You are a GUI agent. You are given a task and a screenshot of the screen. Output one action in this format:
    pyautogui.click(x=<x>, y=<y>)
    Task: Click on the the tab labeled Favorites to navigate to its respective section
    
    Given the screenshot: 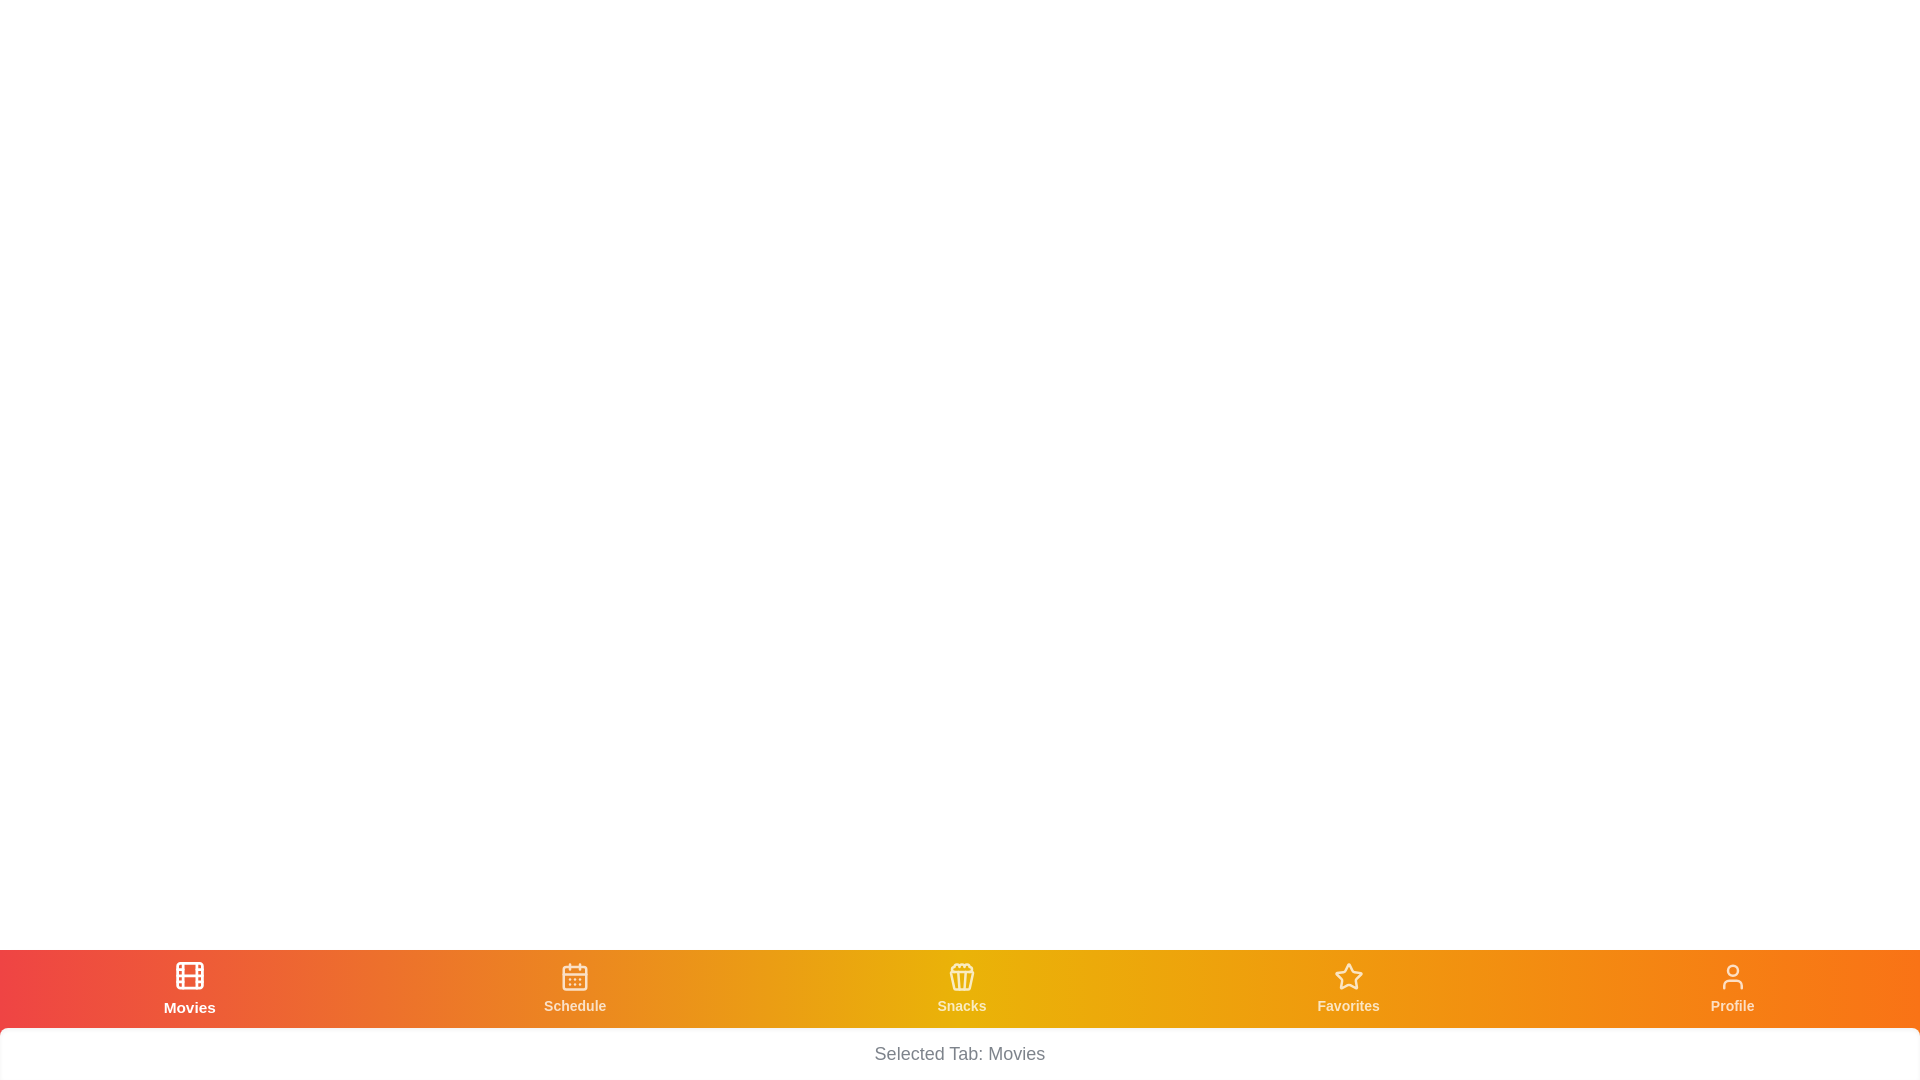 What is the action you would take?
    pyautogui.click(x=1348, y=987)
    